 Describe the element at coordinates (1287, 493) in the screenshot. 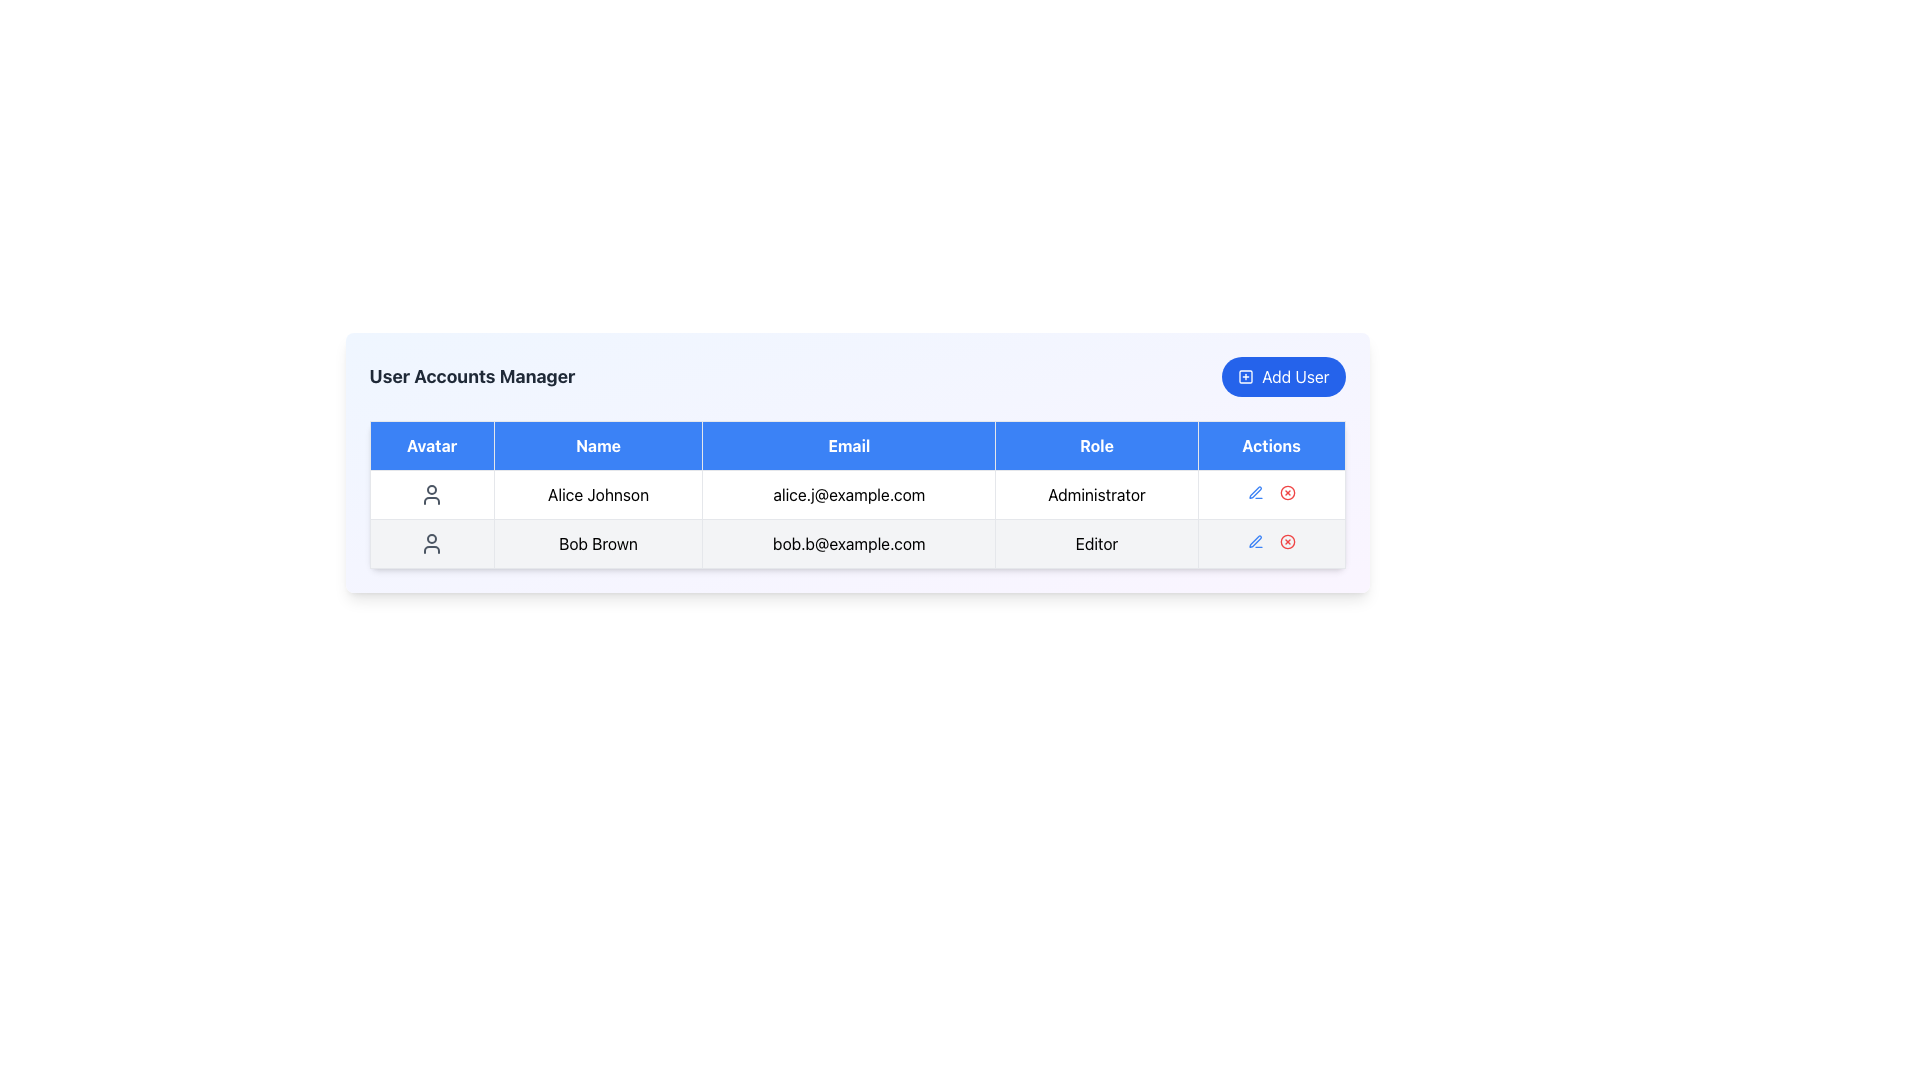

I see `the SVG Circle element representing the close or cancel action in the 'Actions' column of the second row in the user data table` at that location.